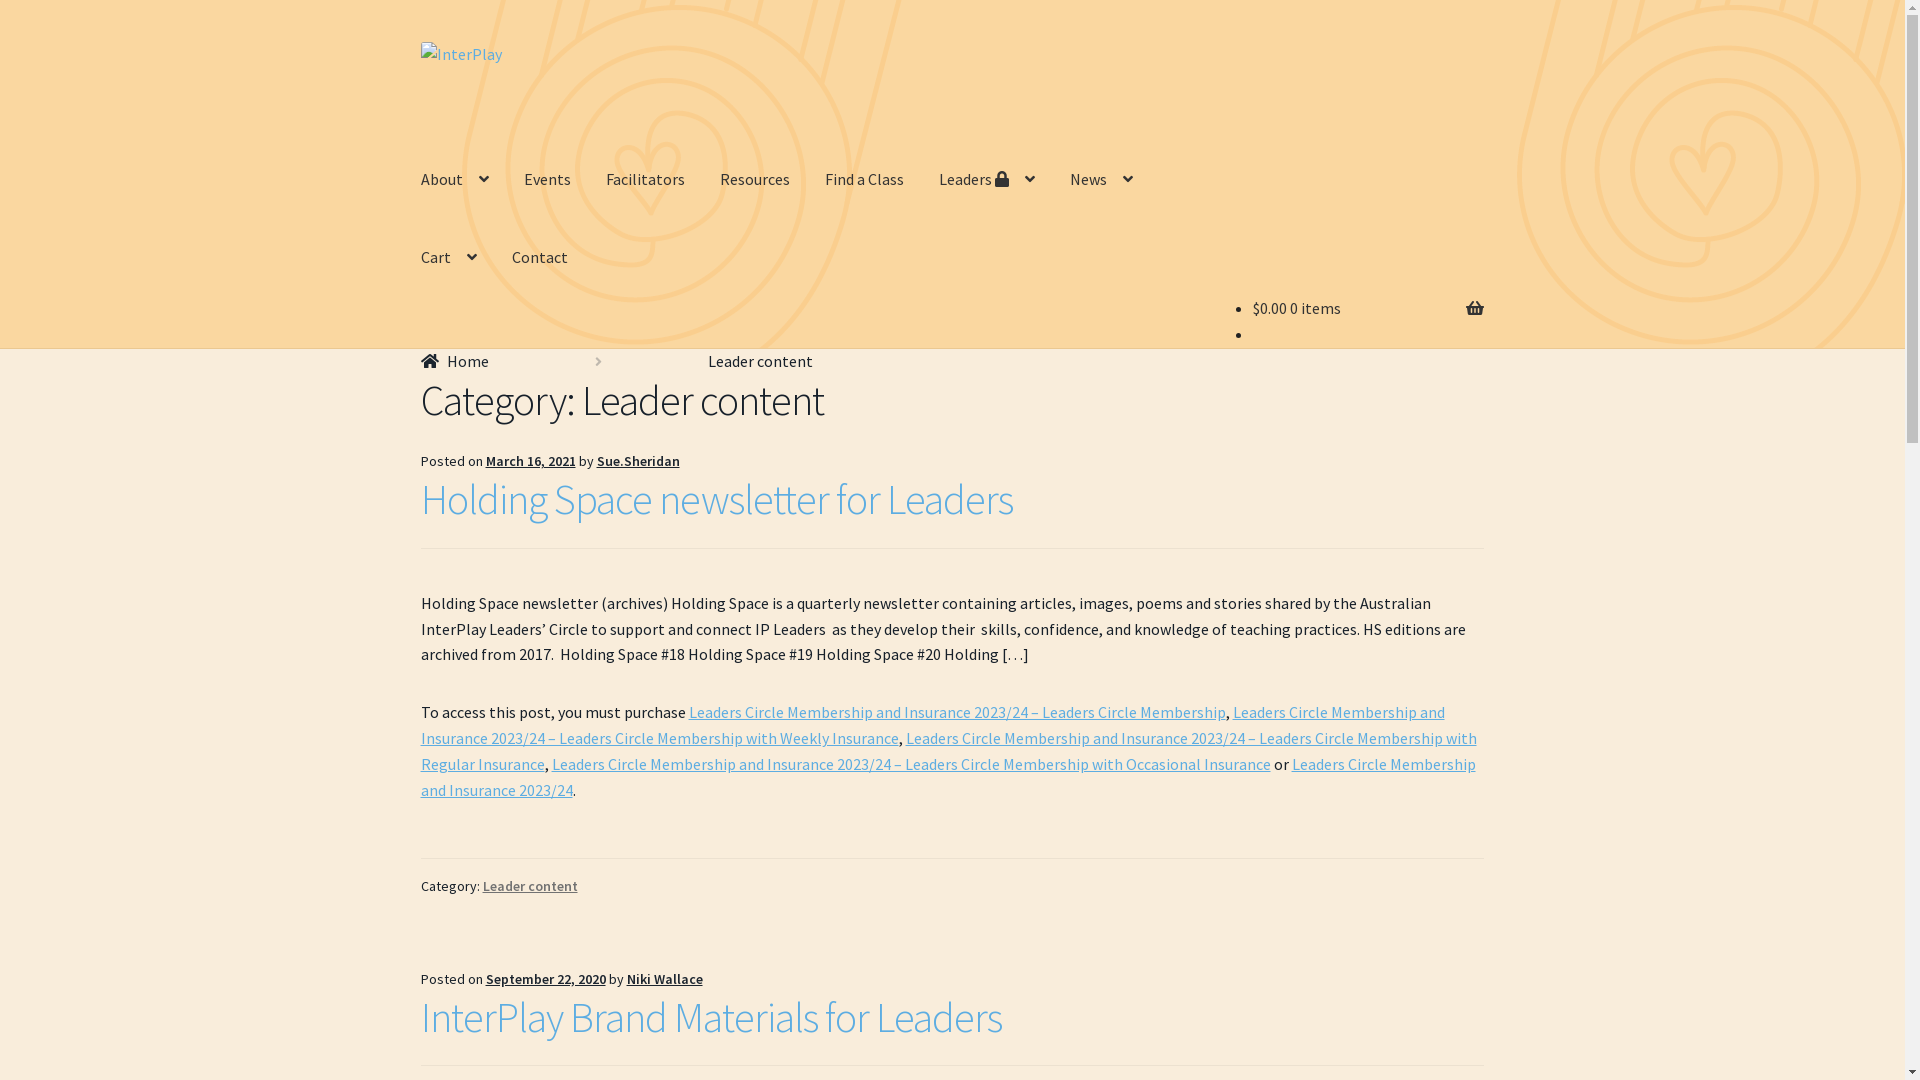 Image resolution: width=1920 pixels, height=1080 pixels. I want to click on 'News', so click(1100, 180).